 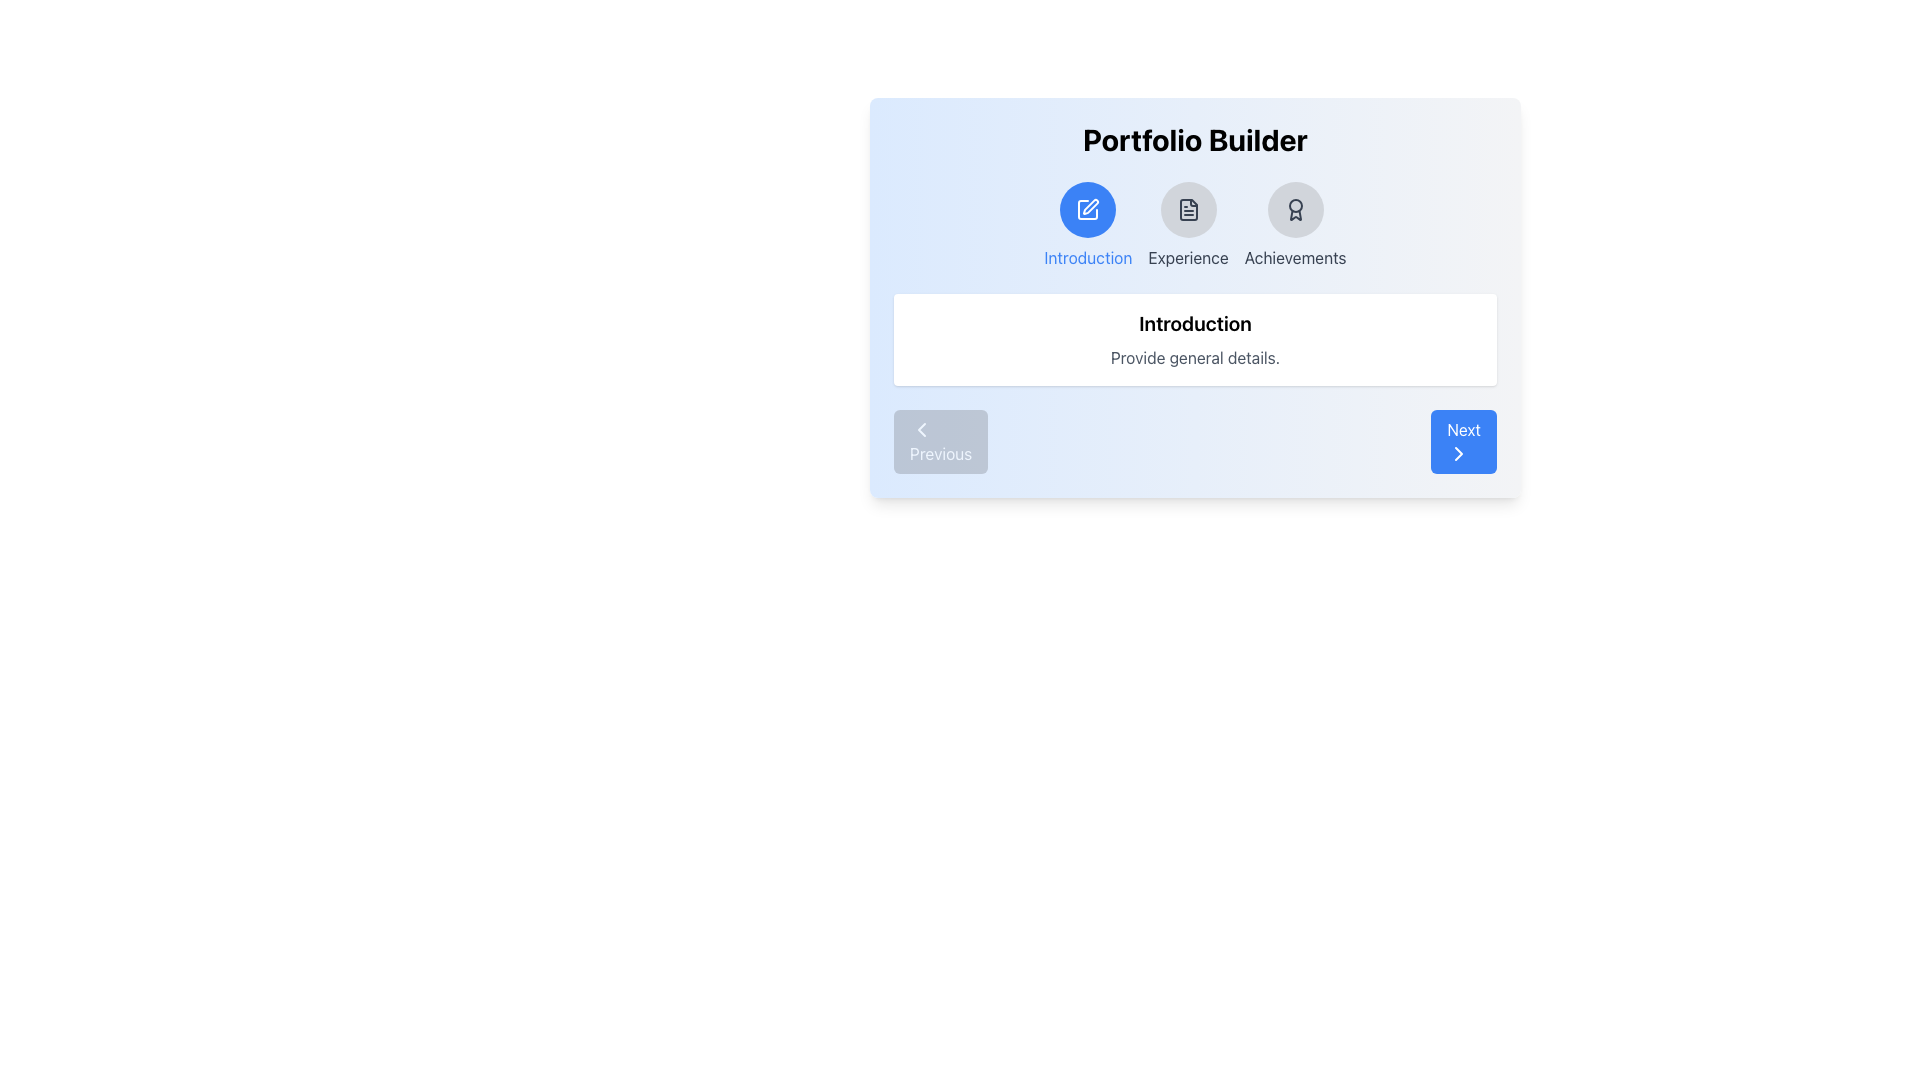 I want to click on the second circular button labeled 'Experience' located below the title 'Portfolio Builder', so click(x=1188, y=209).